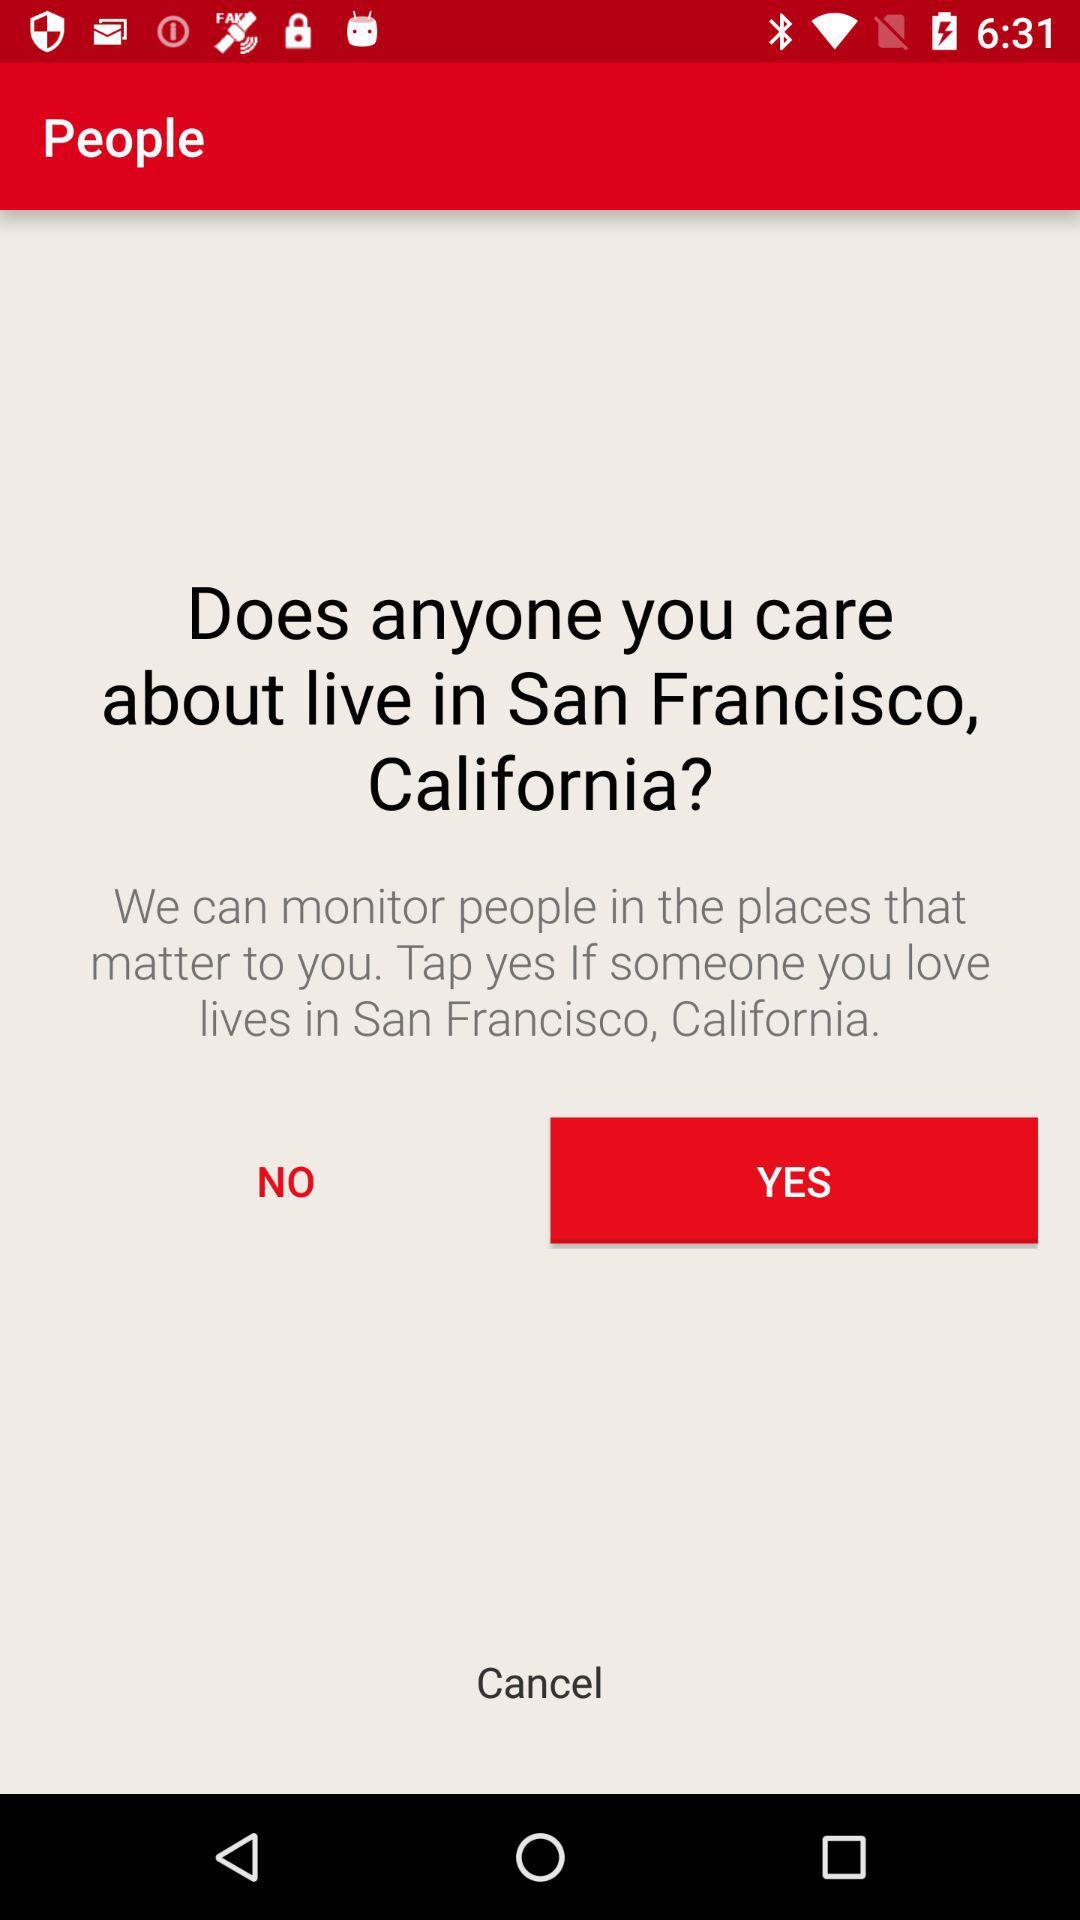 The width and height of the screenshot is (1080, 1920). I want to click on item below no item, so click(540, 1680).